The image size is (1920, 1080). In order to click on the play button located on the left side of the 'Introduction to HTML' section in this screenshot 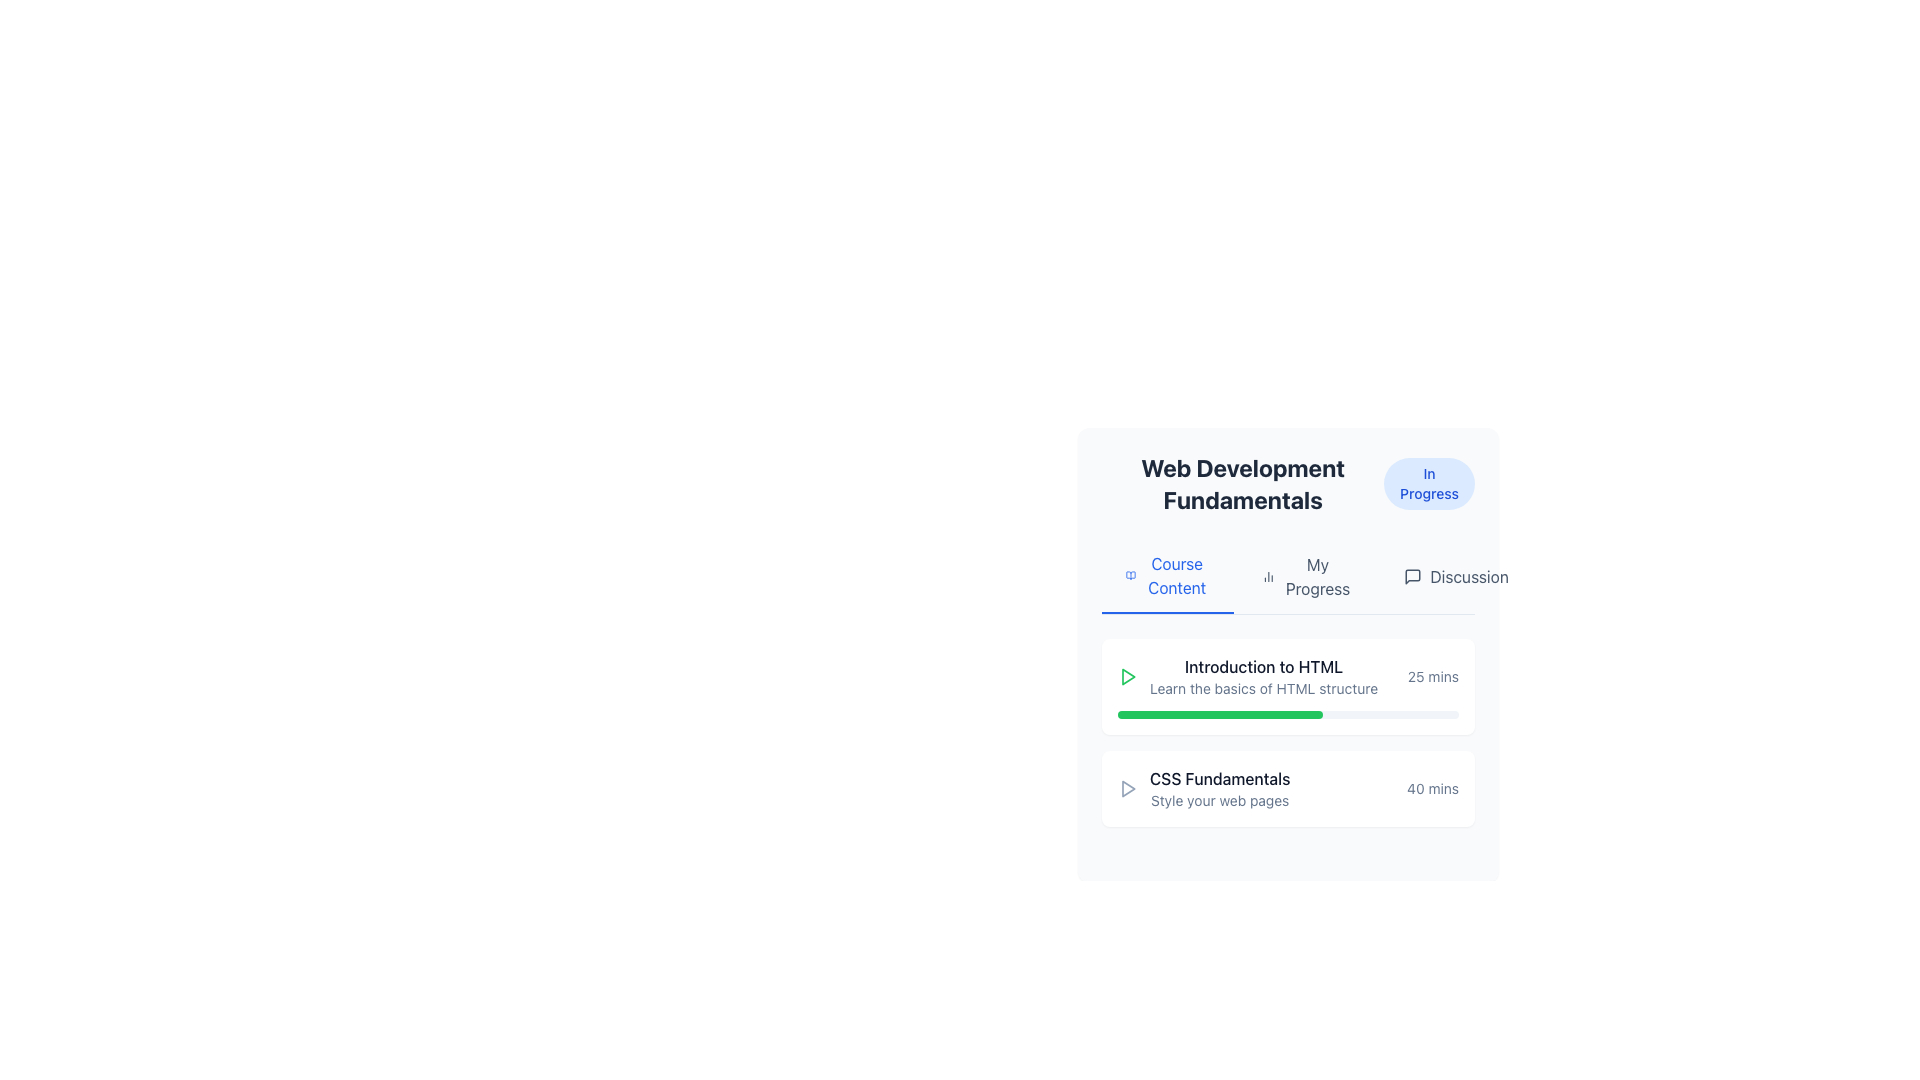, I will do `click(1128, 676)`.